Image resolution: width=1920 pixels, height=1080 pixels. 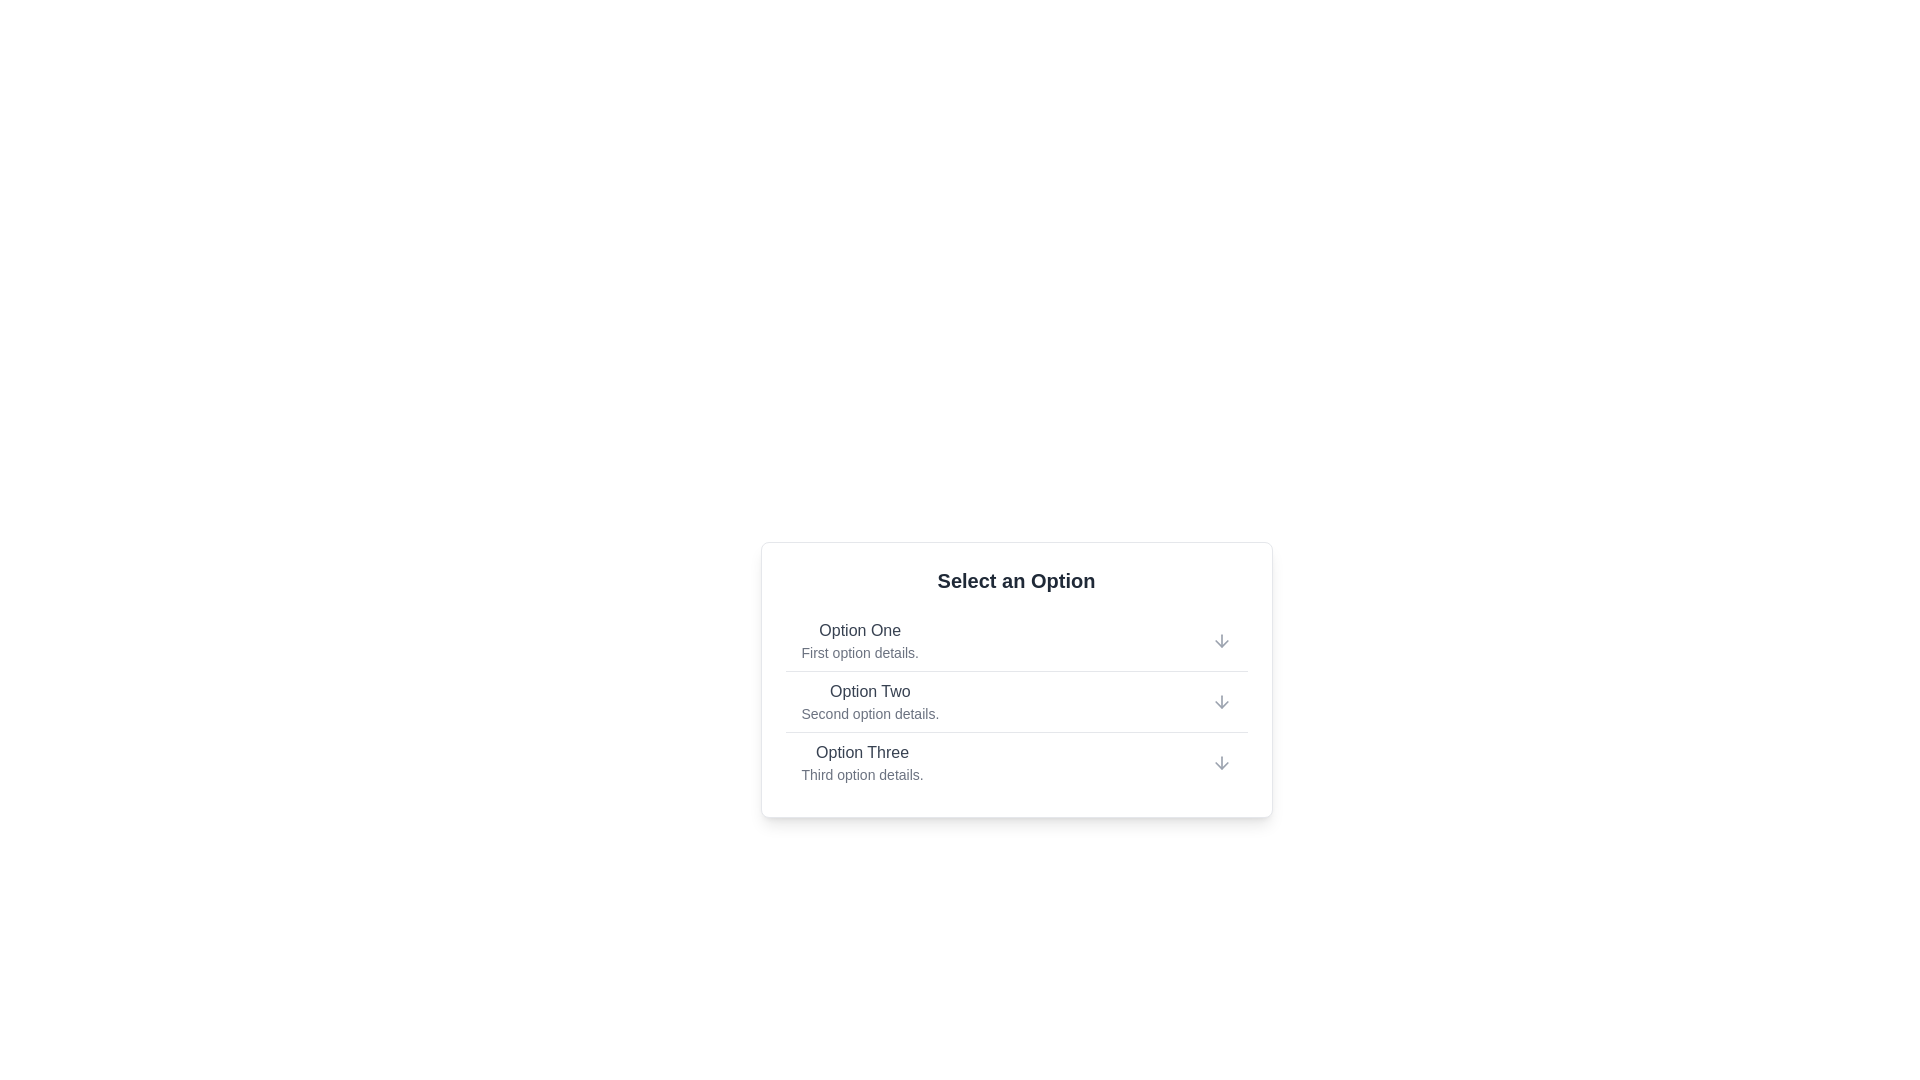 I want to click on the gray downwards arrow icon located to the right of the text 'Option Three' and 'Third option details' in the third row of the list, so click(x=1220, y=763).